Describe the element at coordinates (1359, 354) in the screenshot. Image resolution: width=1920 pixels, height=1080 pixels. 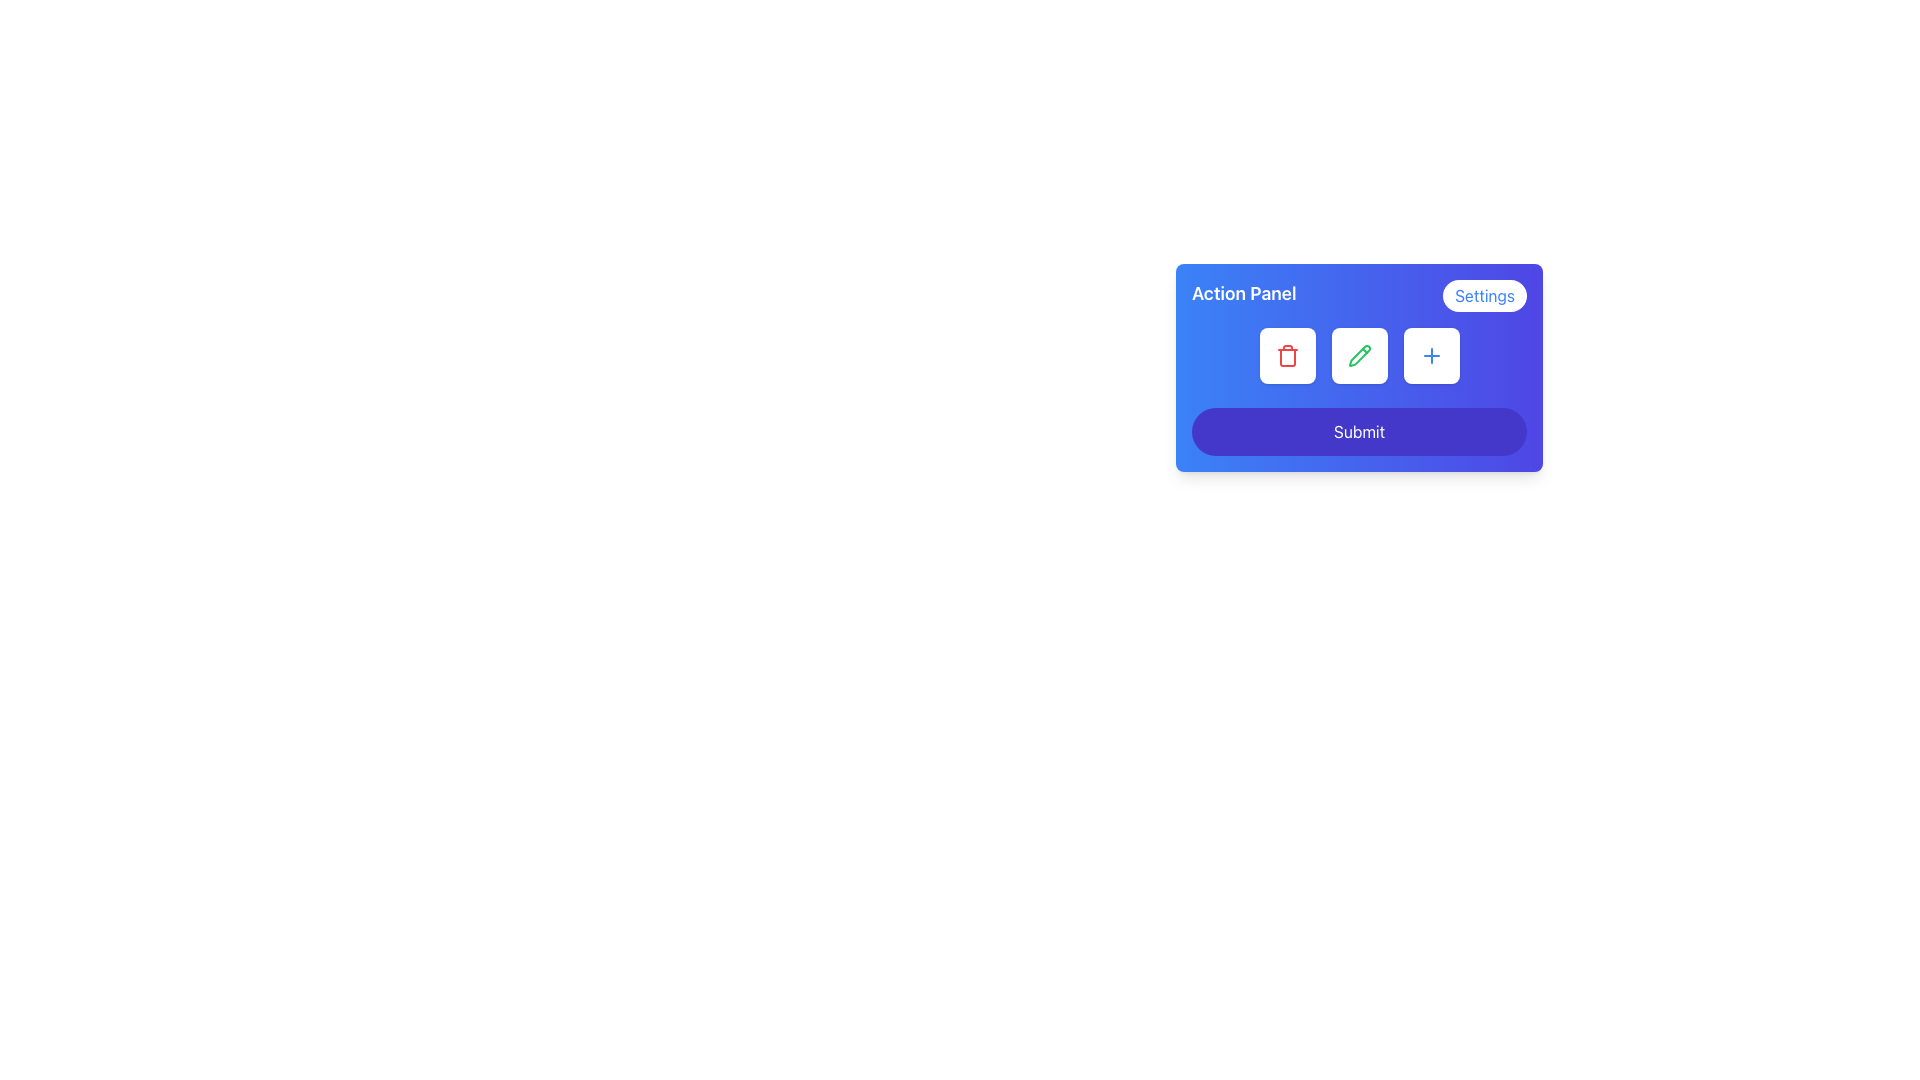
I see `the edit button located in the middle column of the blue 'Action Panel'` at that location.